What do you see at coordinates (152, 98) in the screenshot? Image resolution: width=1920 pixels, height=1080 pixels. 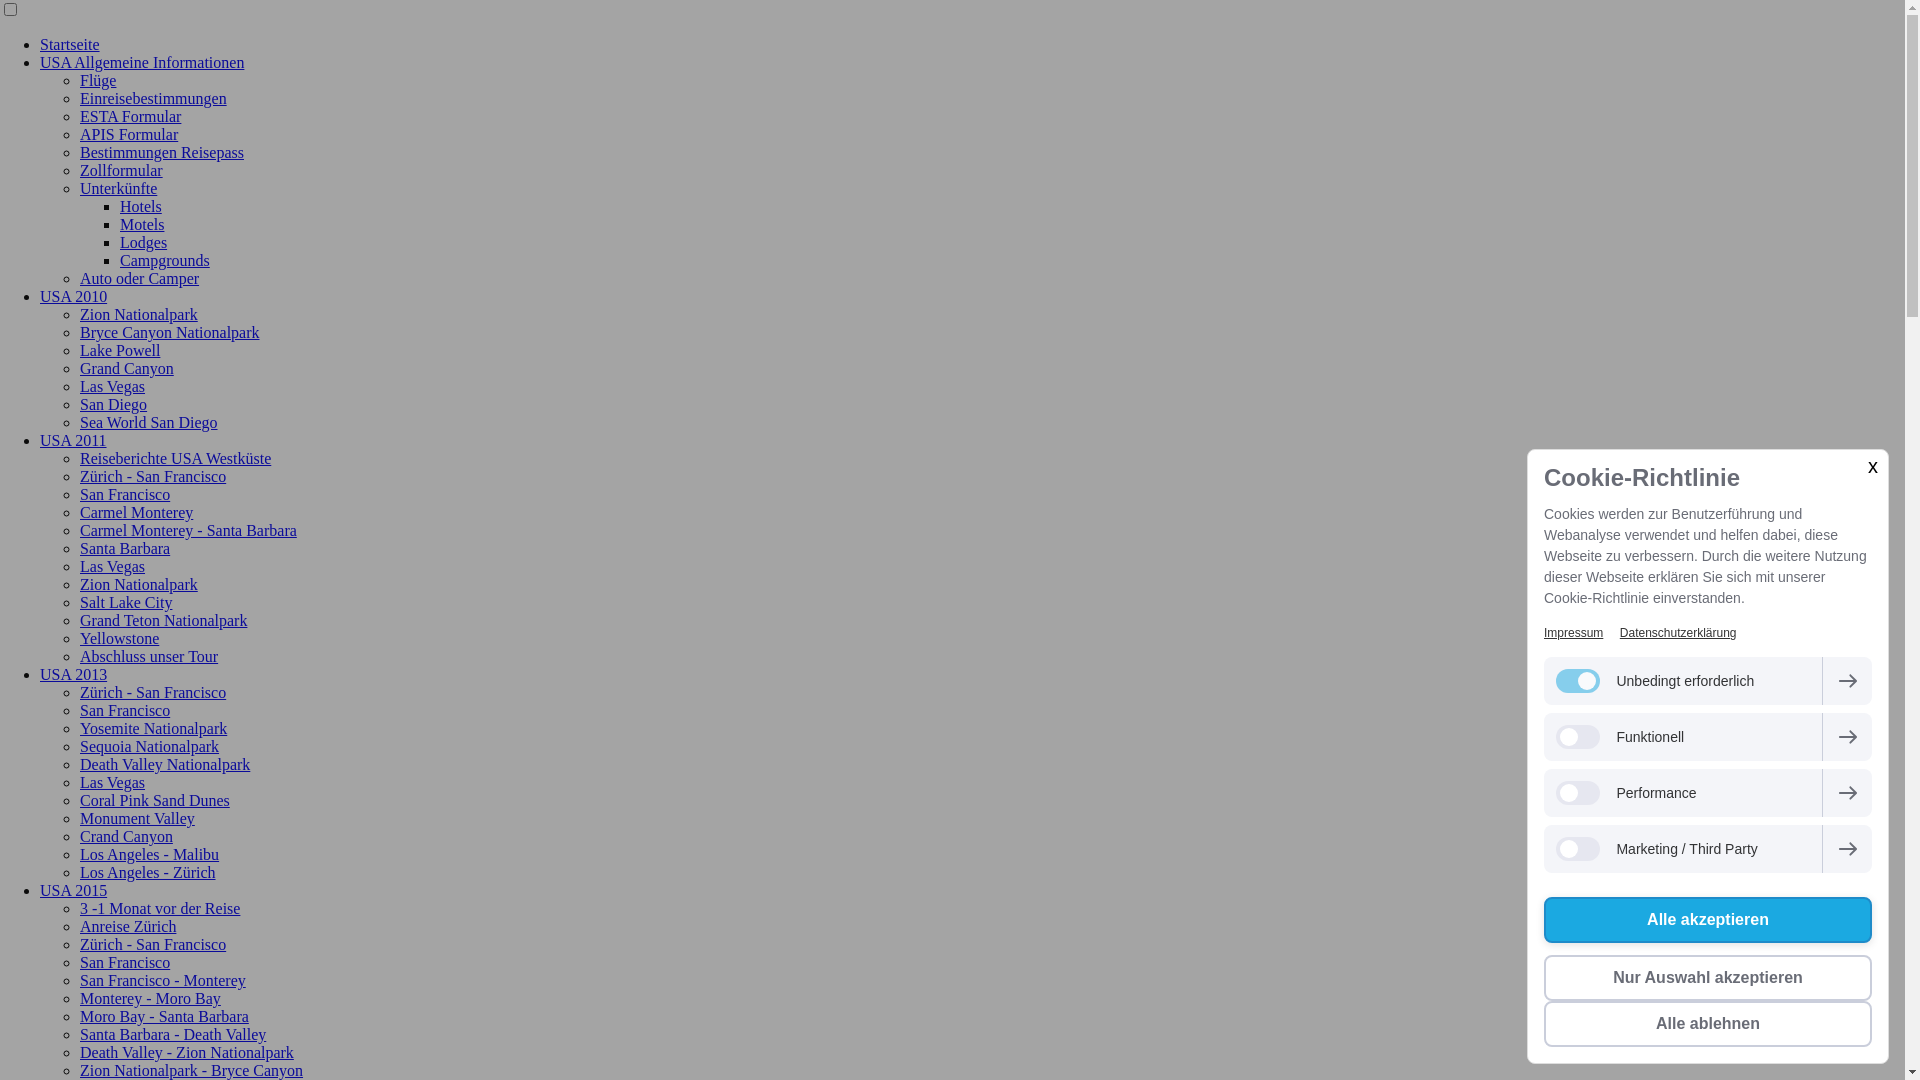 I see `'Einreisebestimmungen'` at bounding box center [152, 98].